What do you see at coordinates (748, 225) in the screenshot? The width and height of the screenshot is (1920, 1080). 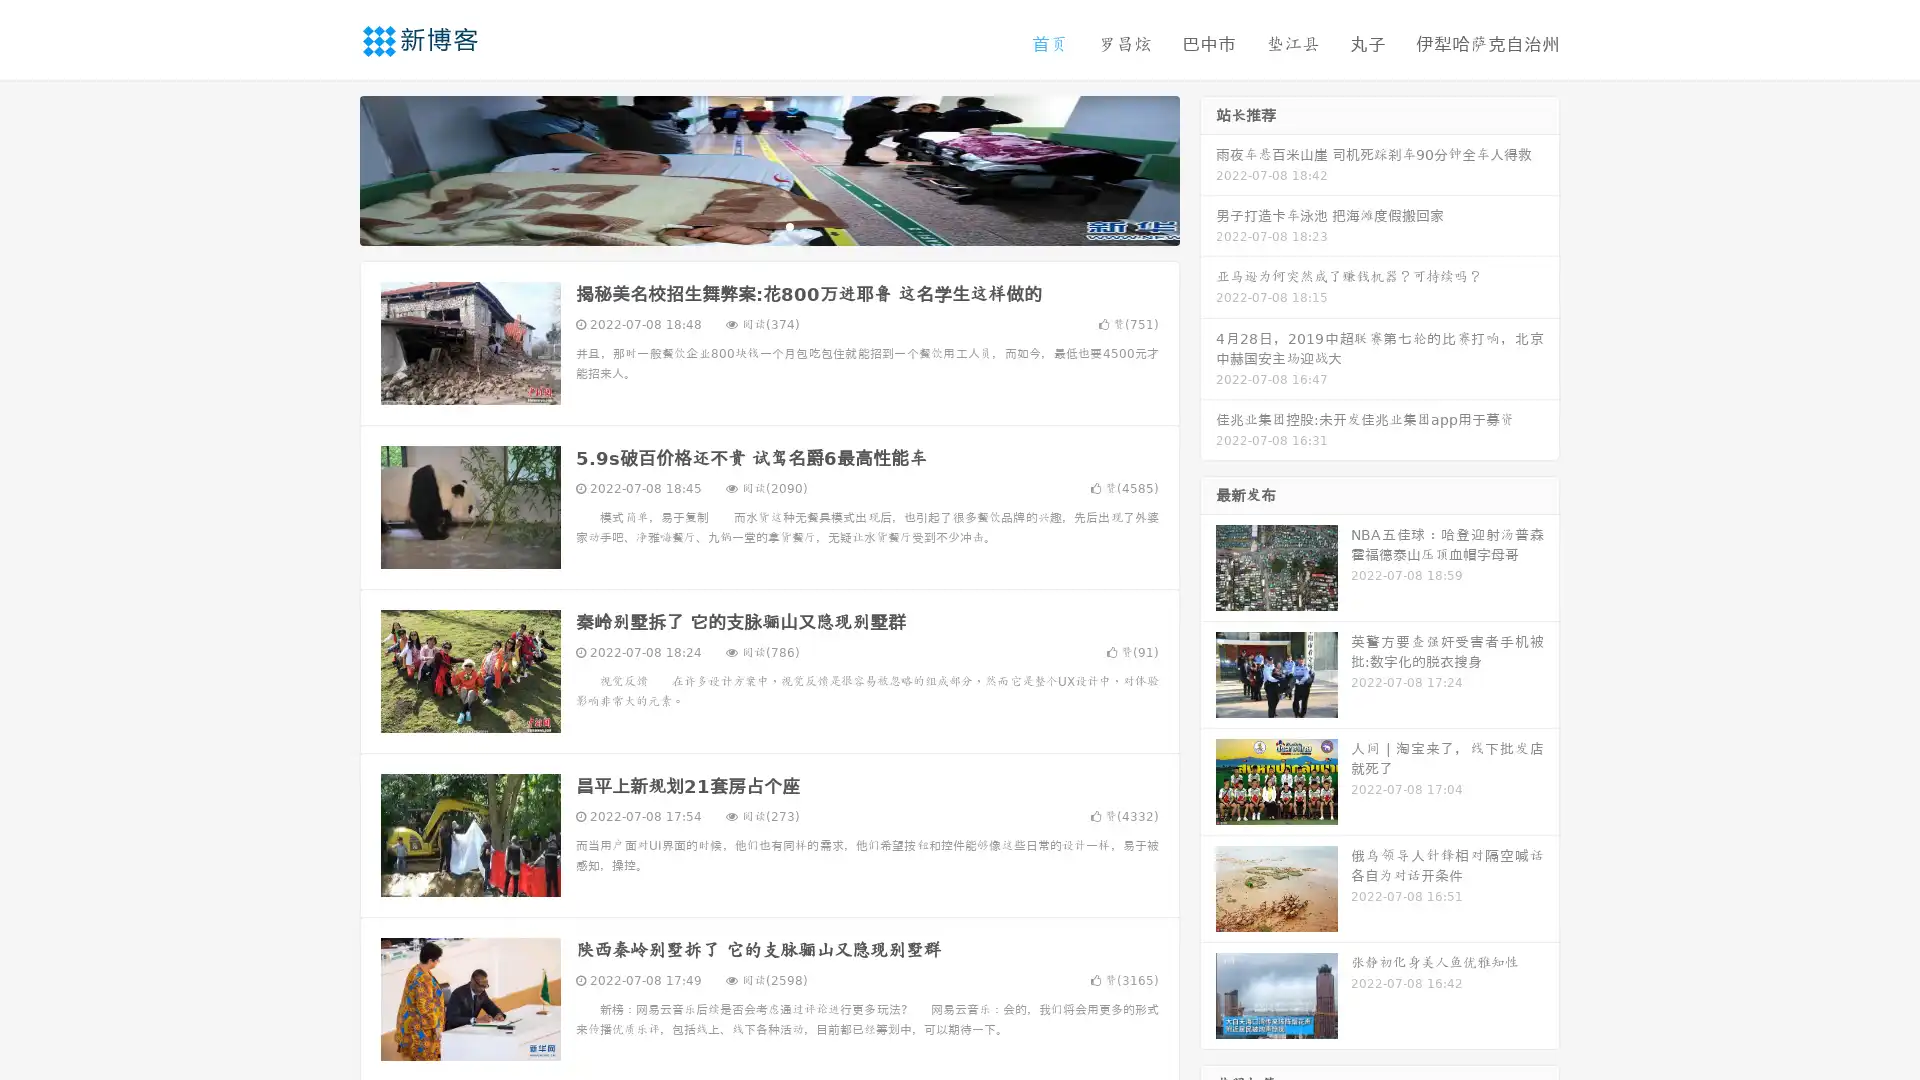 I see `Go to slide 1` at bounding box center [748, 225].